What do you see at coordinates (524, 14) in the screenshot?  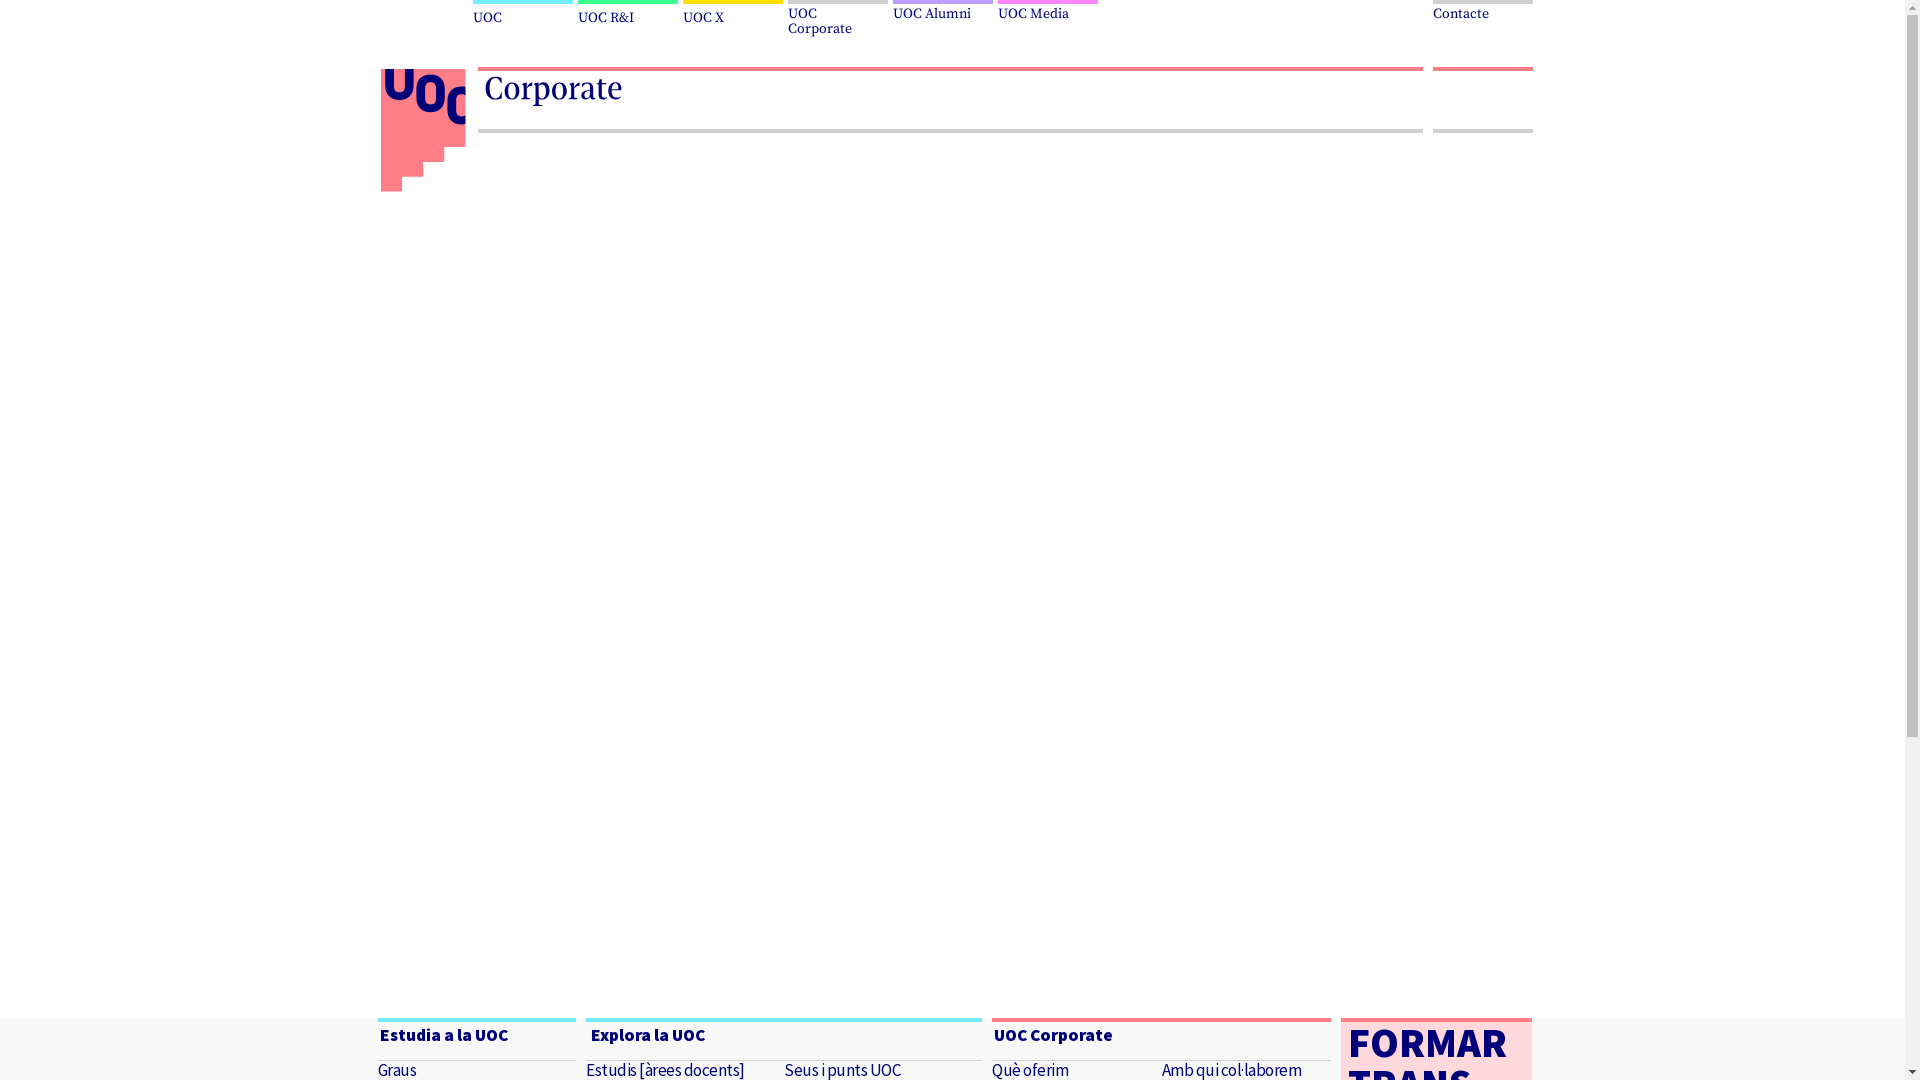 I see `'UOC'` at bounding box center [524, 14].